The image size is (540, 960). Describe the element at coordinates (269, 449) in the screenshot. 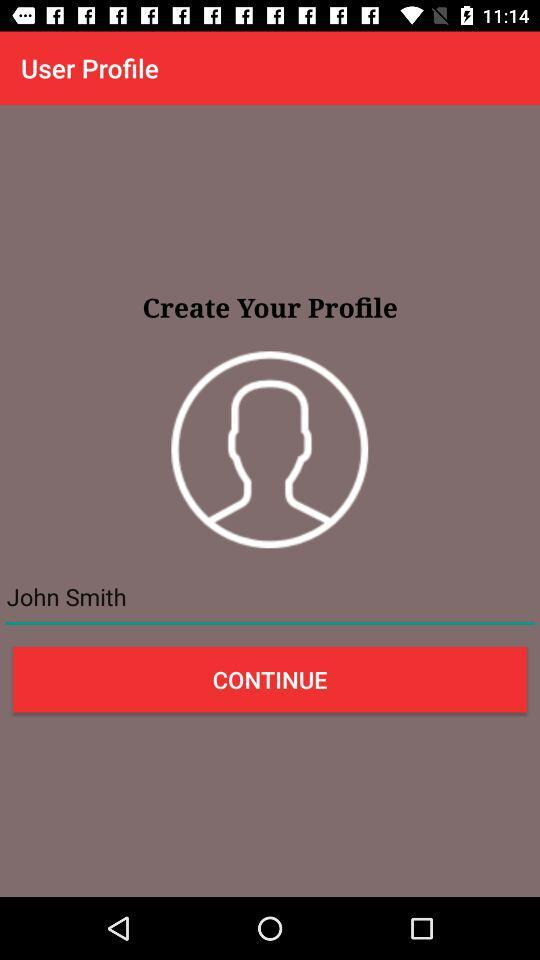

I see `profile` at that location.